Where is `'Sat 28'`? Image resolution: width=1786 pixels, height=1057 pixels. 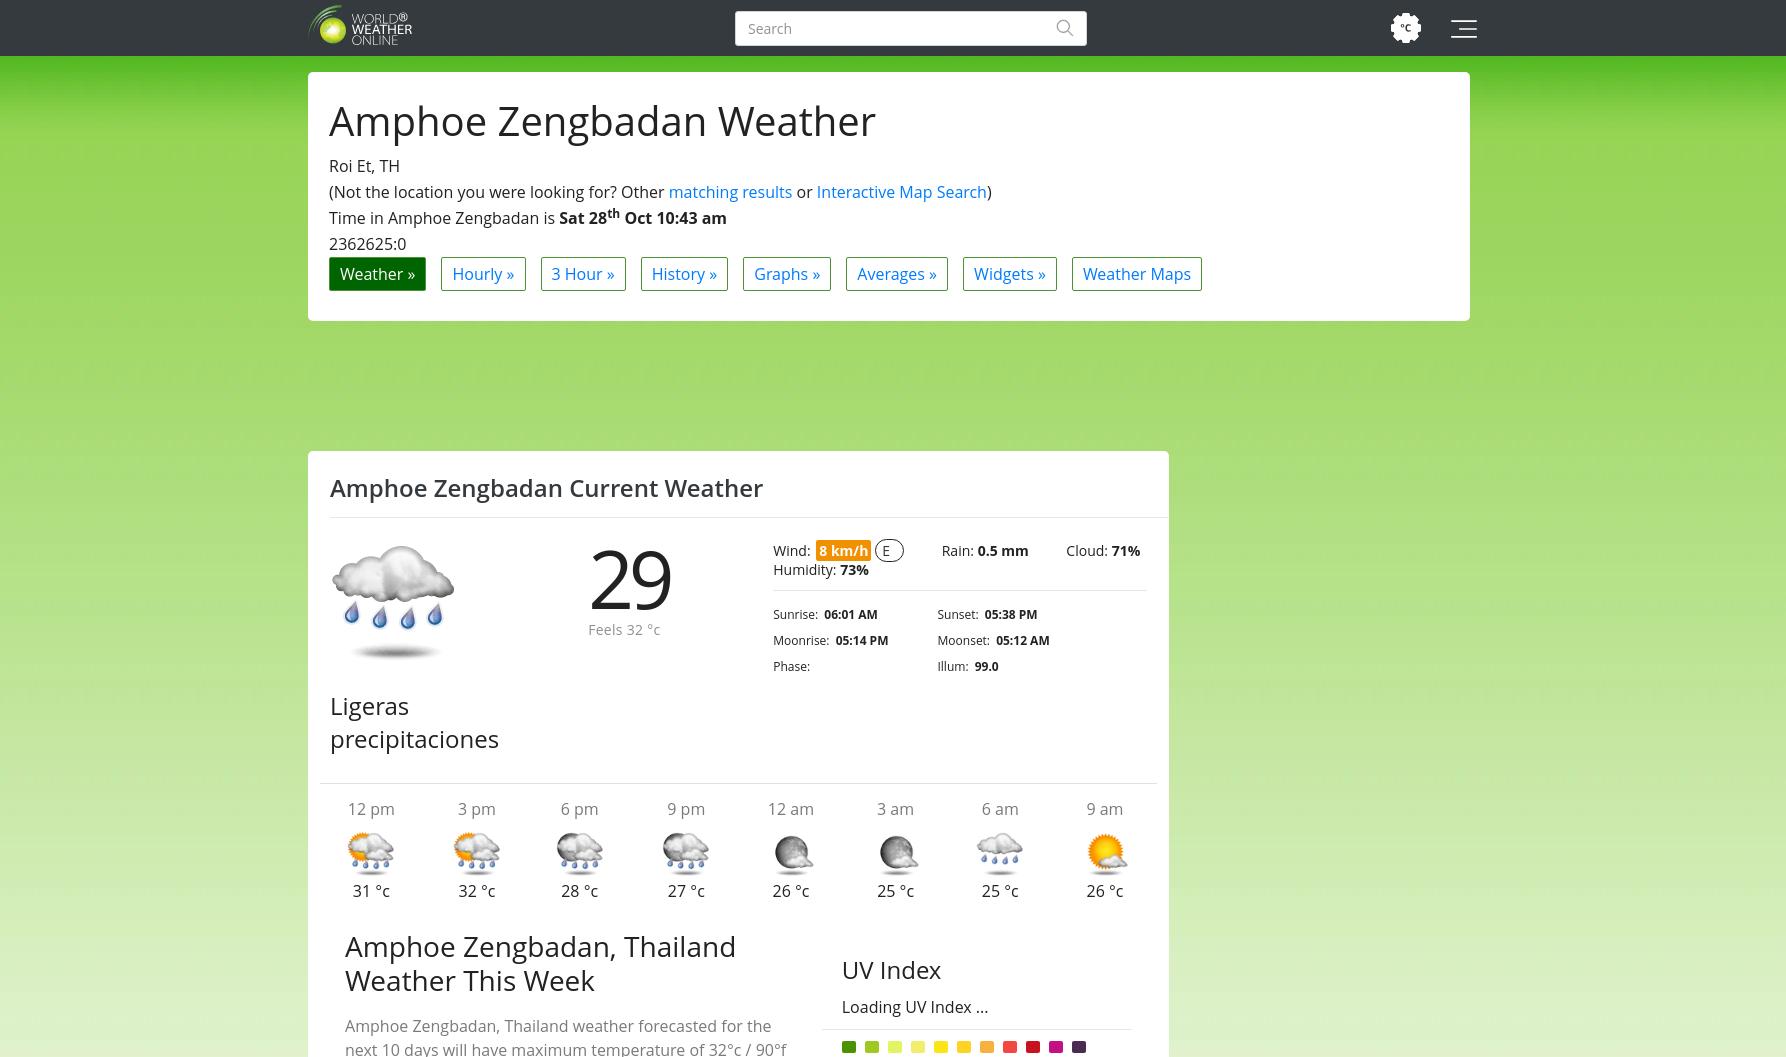
'Sat 28' is located at coordinates (581, 217).